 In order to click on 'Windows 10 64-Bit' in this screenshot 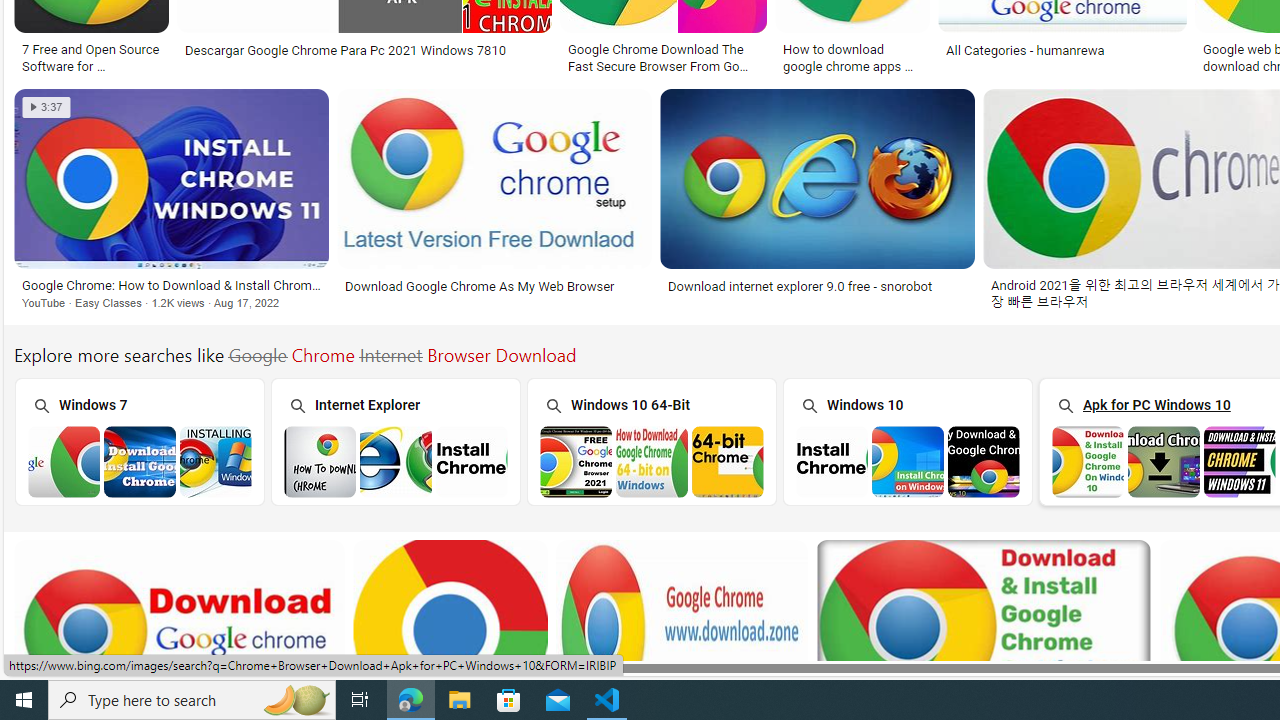, I will do `click(651, 440)`.